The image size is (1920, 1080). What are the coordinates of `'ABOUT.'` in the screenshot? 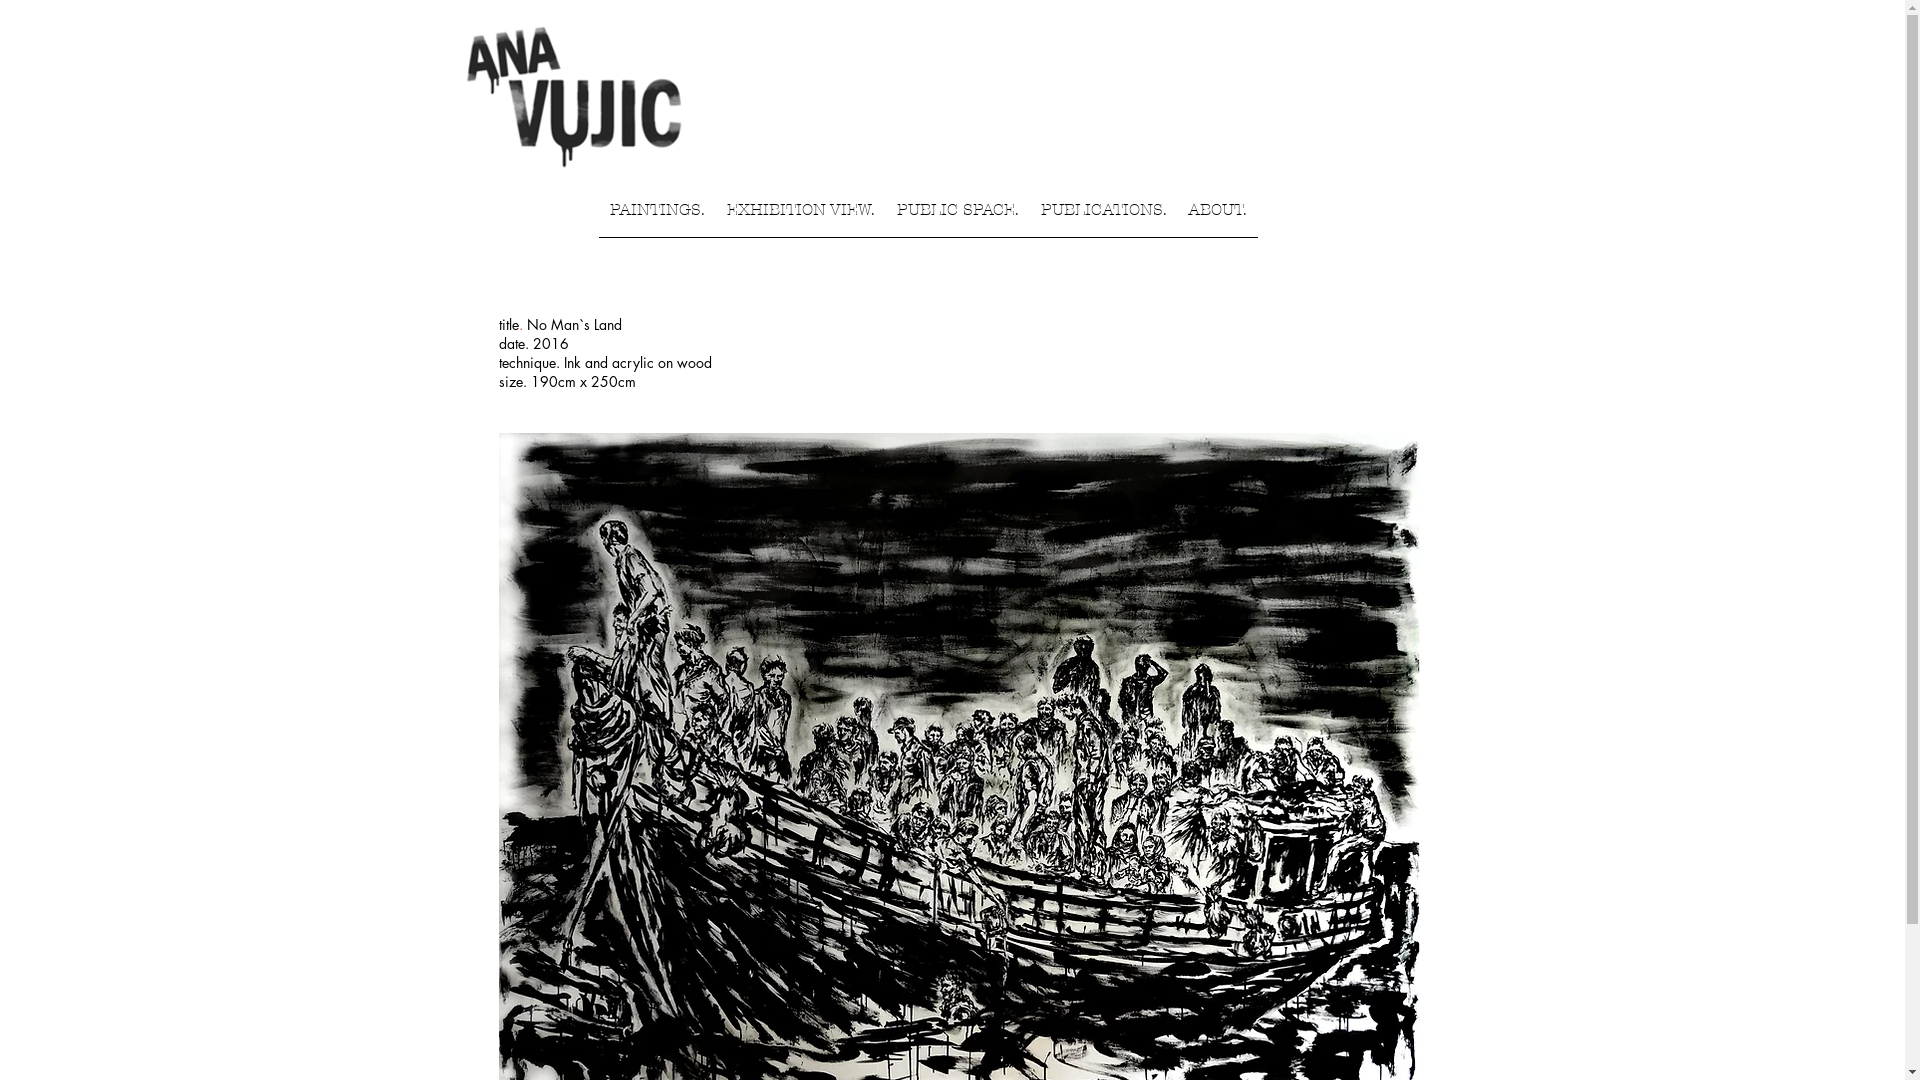 It's located at (1217, 216).